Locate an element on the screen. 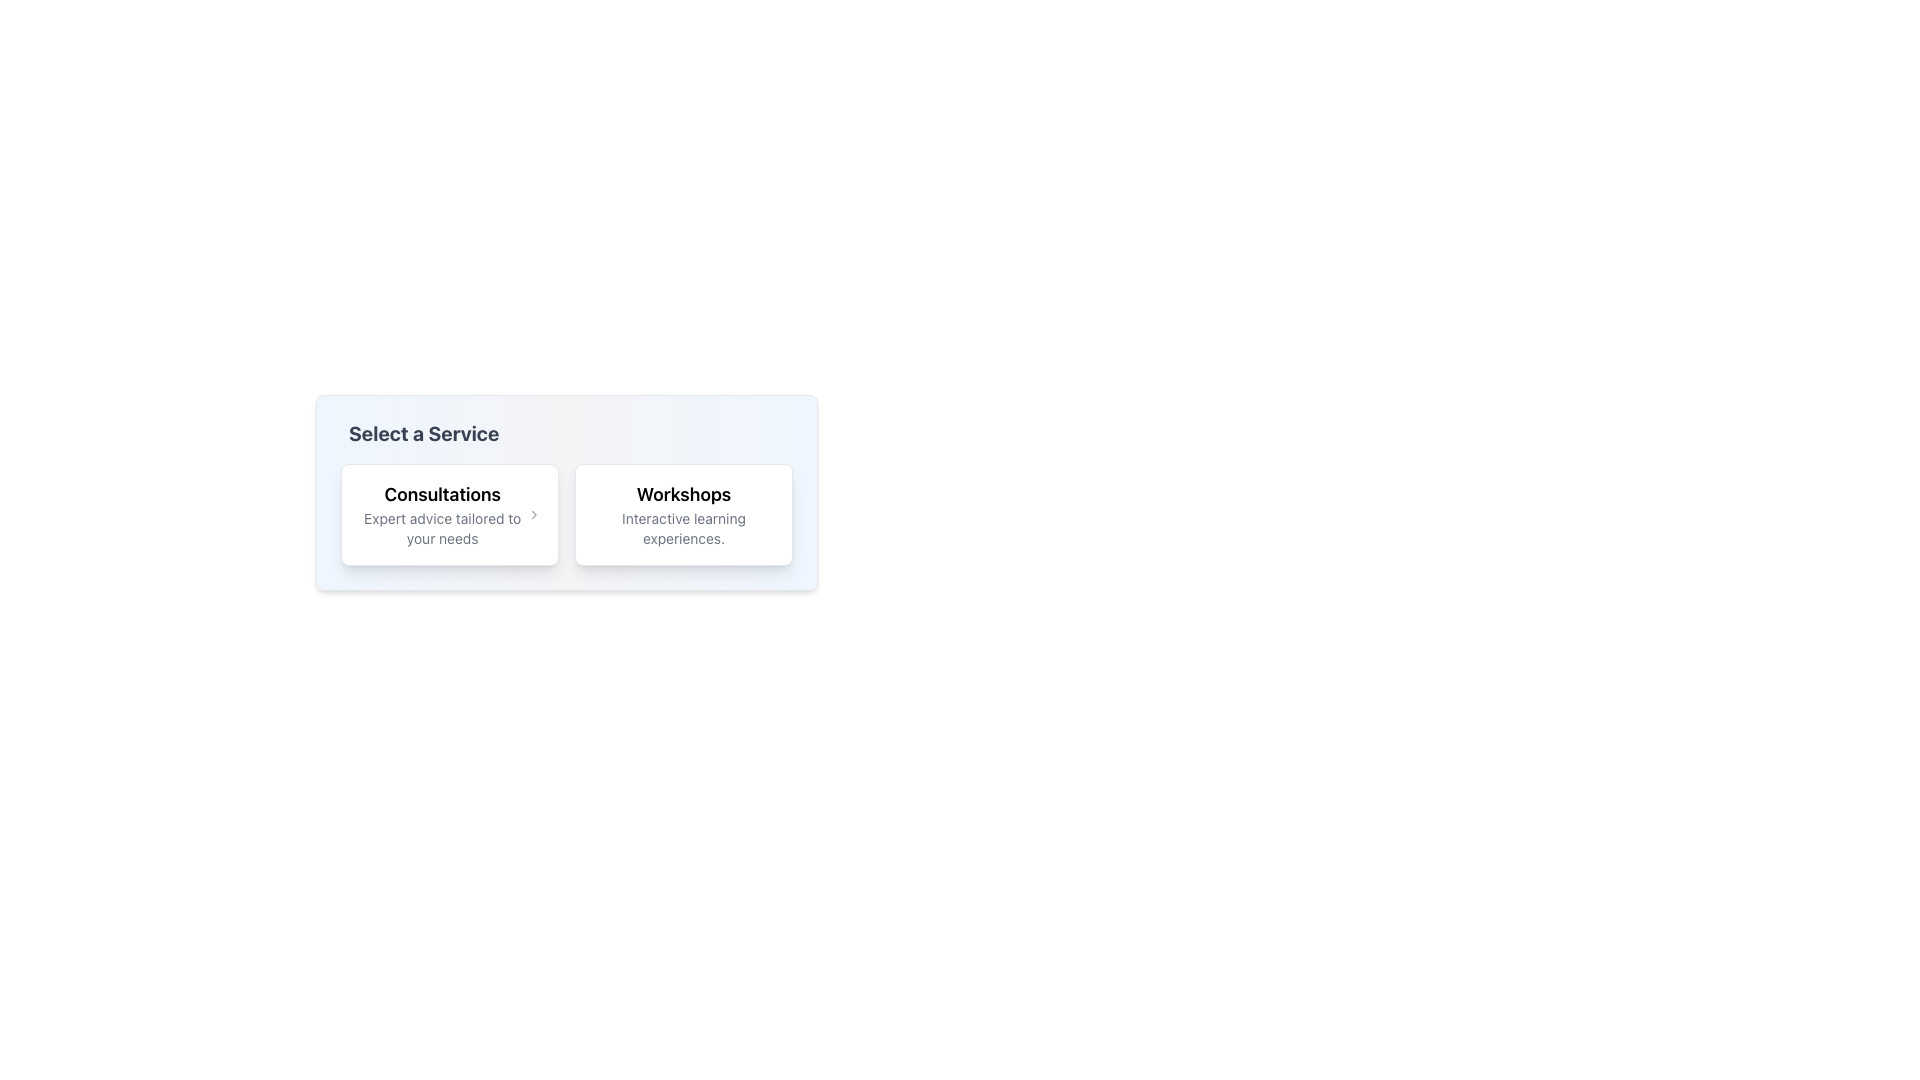 The image size is (1920, 1080). the first card in the grid layout is located at coordinates (449, 514).